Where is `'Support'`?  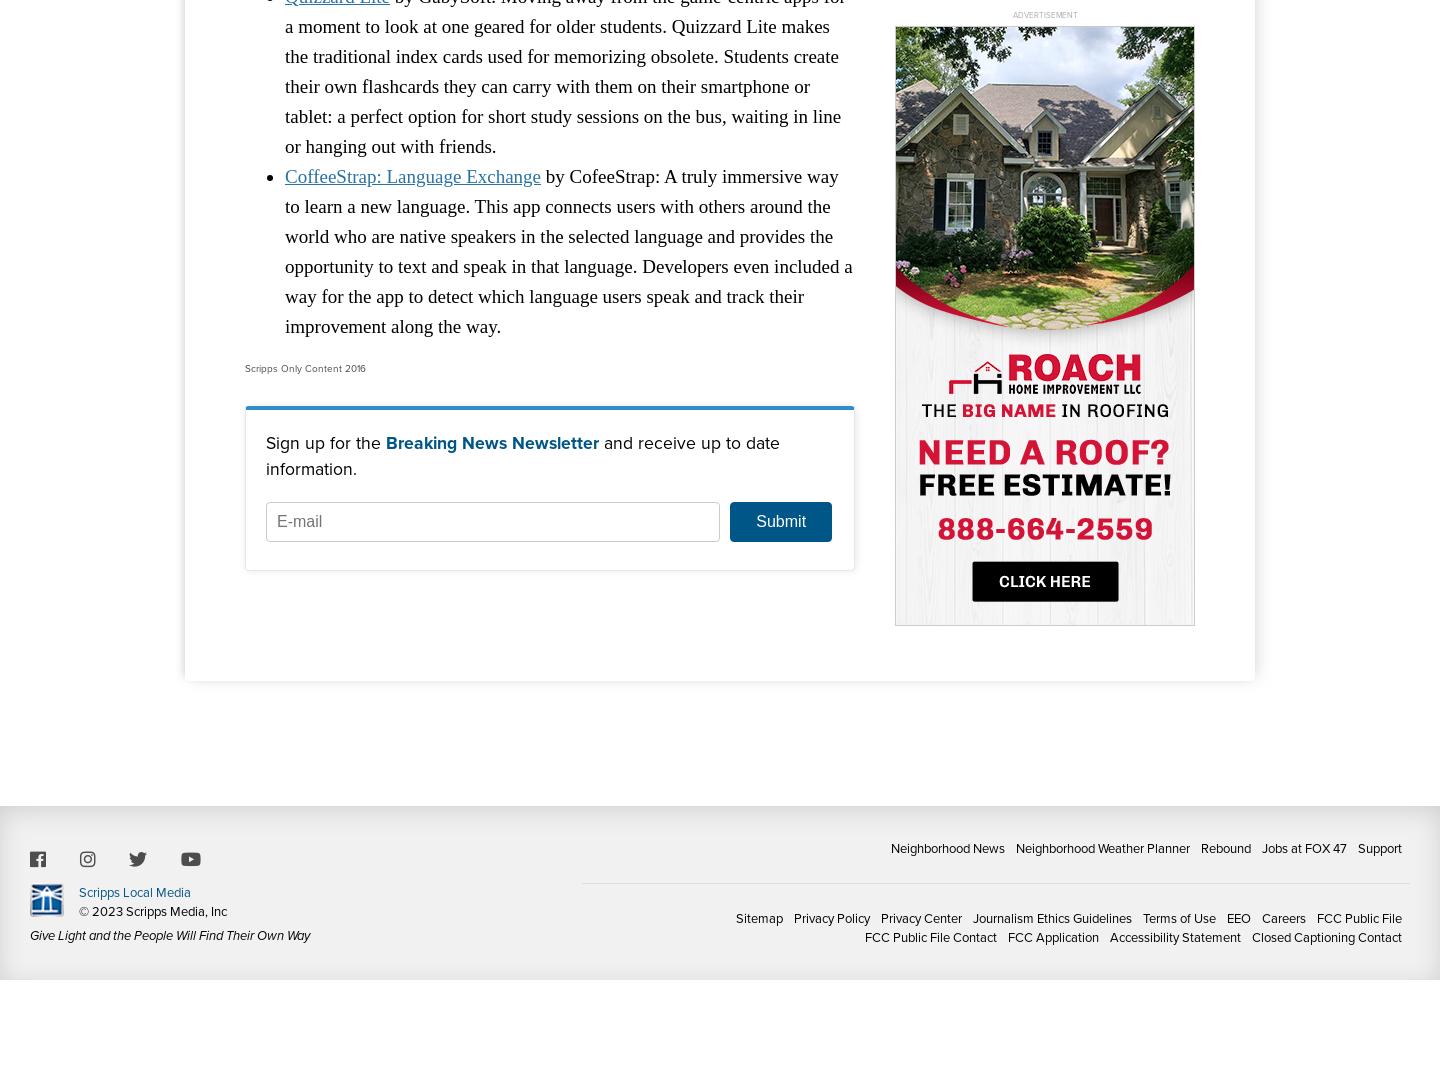
'Support' is located at coordinates (1378, 846).